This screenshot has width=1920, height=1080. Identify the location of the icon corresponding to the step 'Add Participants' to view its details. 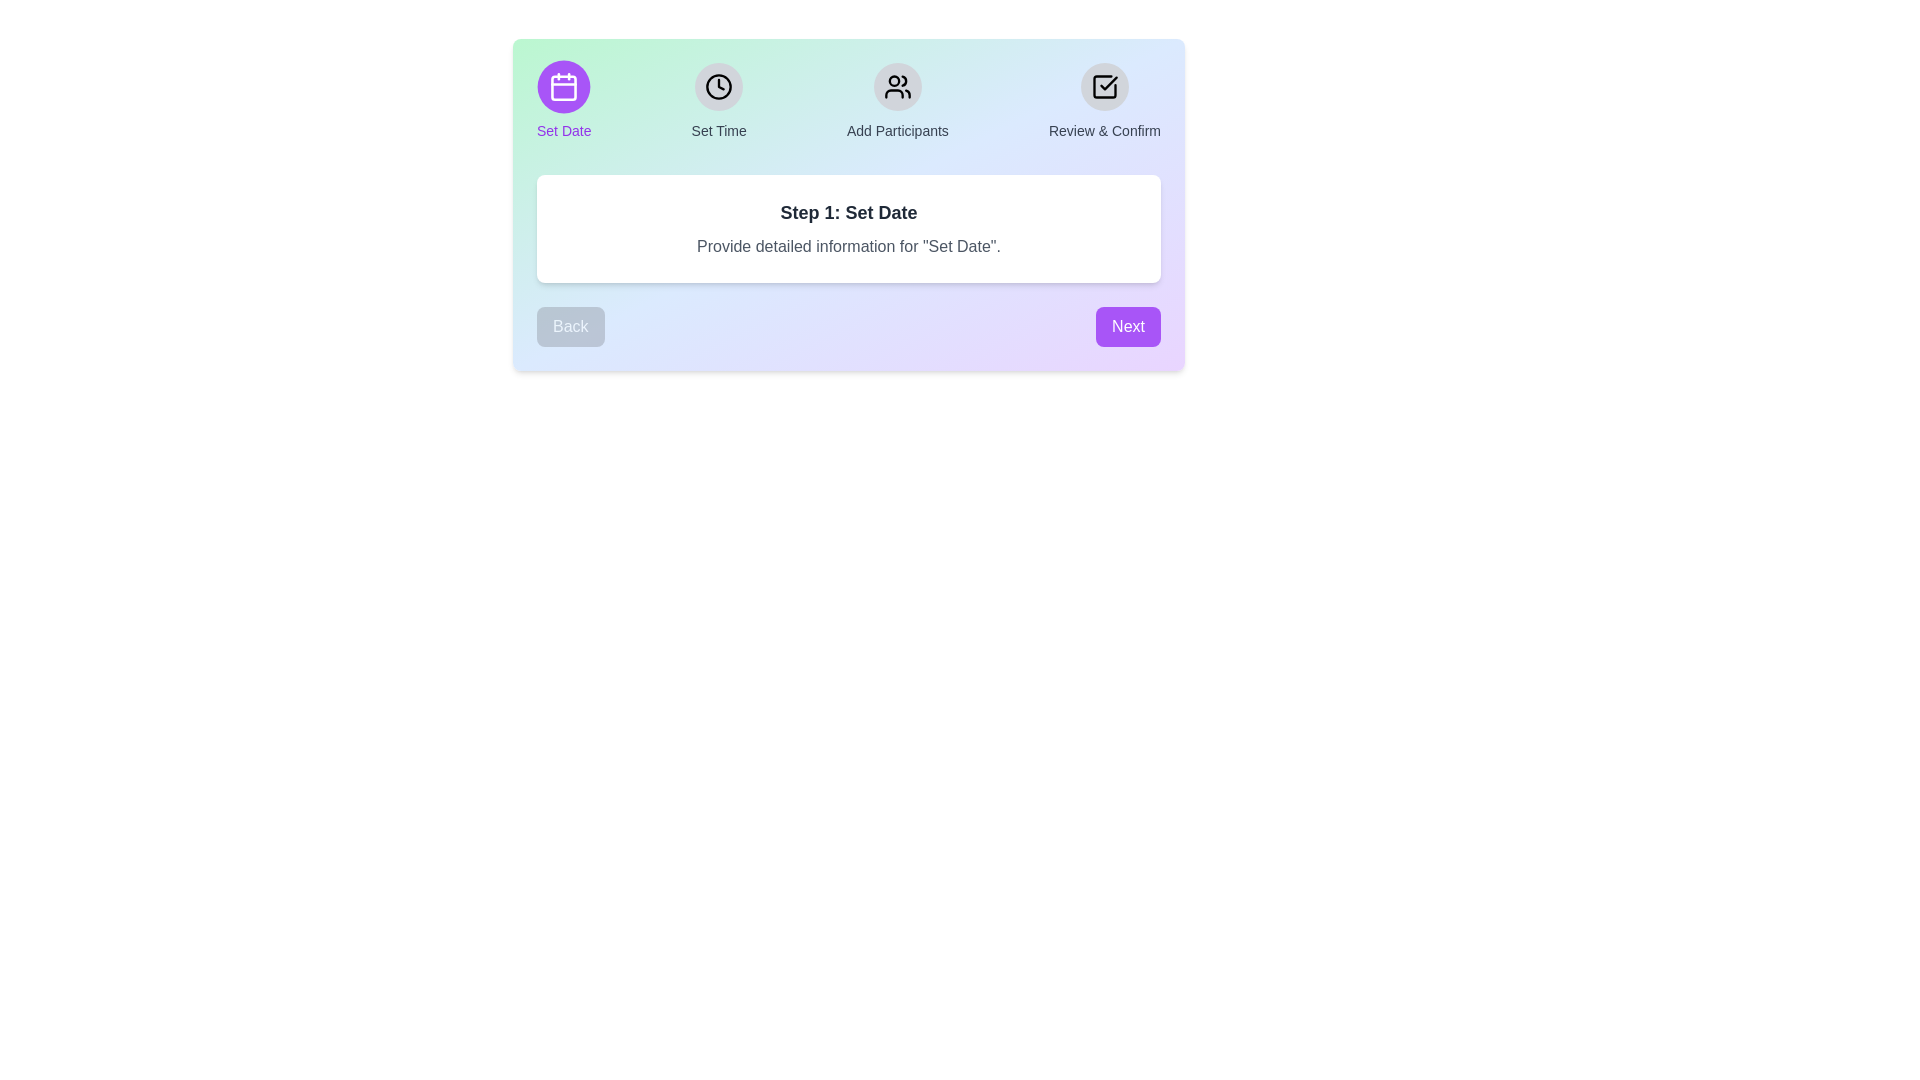
(896, 86).